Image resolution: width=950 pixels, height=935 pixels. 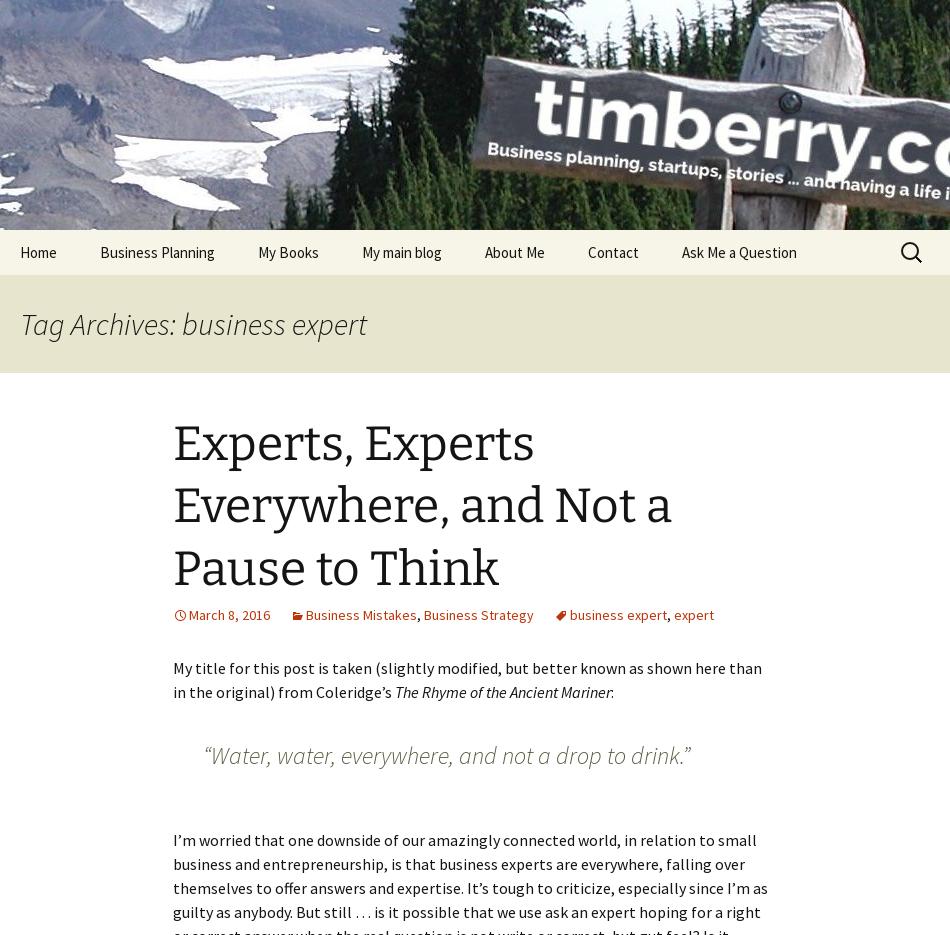 What do you see at coordinates (693, 614) in the screenshot?
I see `'expert'` at bounding box center [693, 614].